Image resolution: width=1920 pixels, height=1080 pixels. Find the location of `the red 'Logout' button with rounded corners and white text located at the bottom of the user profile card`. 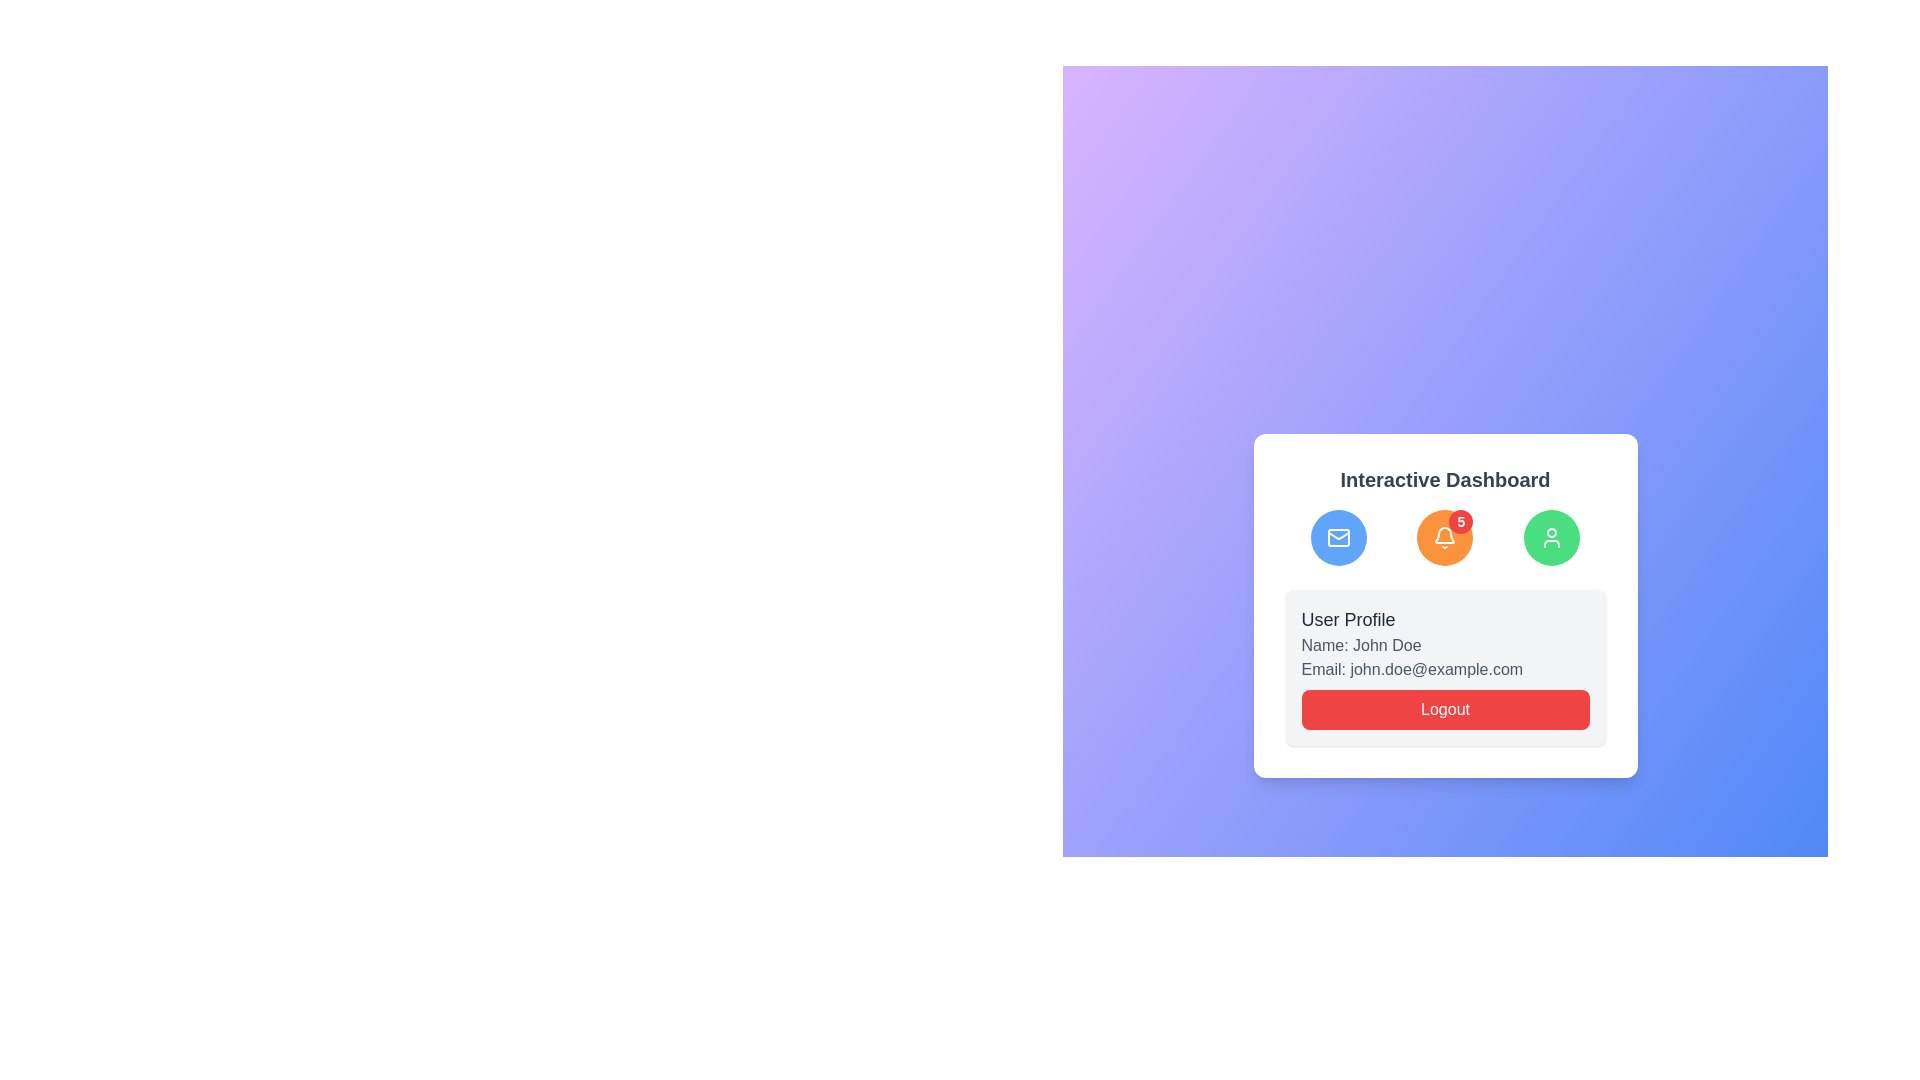

the red 'Logout' button with rounded corners and white text located at the bottom of the user profile card is located at coordinates (1445, 708).